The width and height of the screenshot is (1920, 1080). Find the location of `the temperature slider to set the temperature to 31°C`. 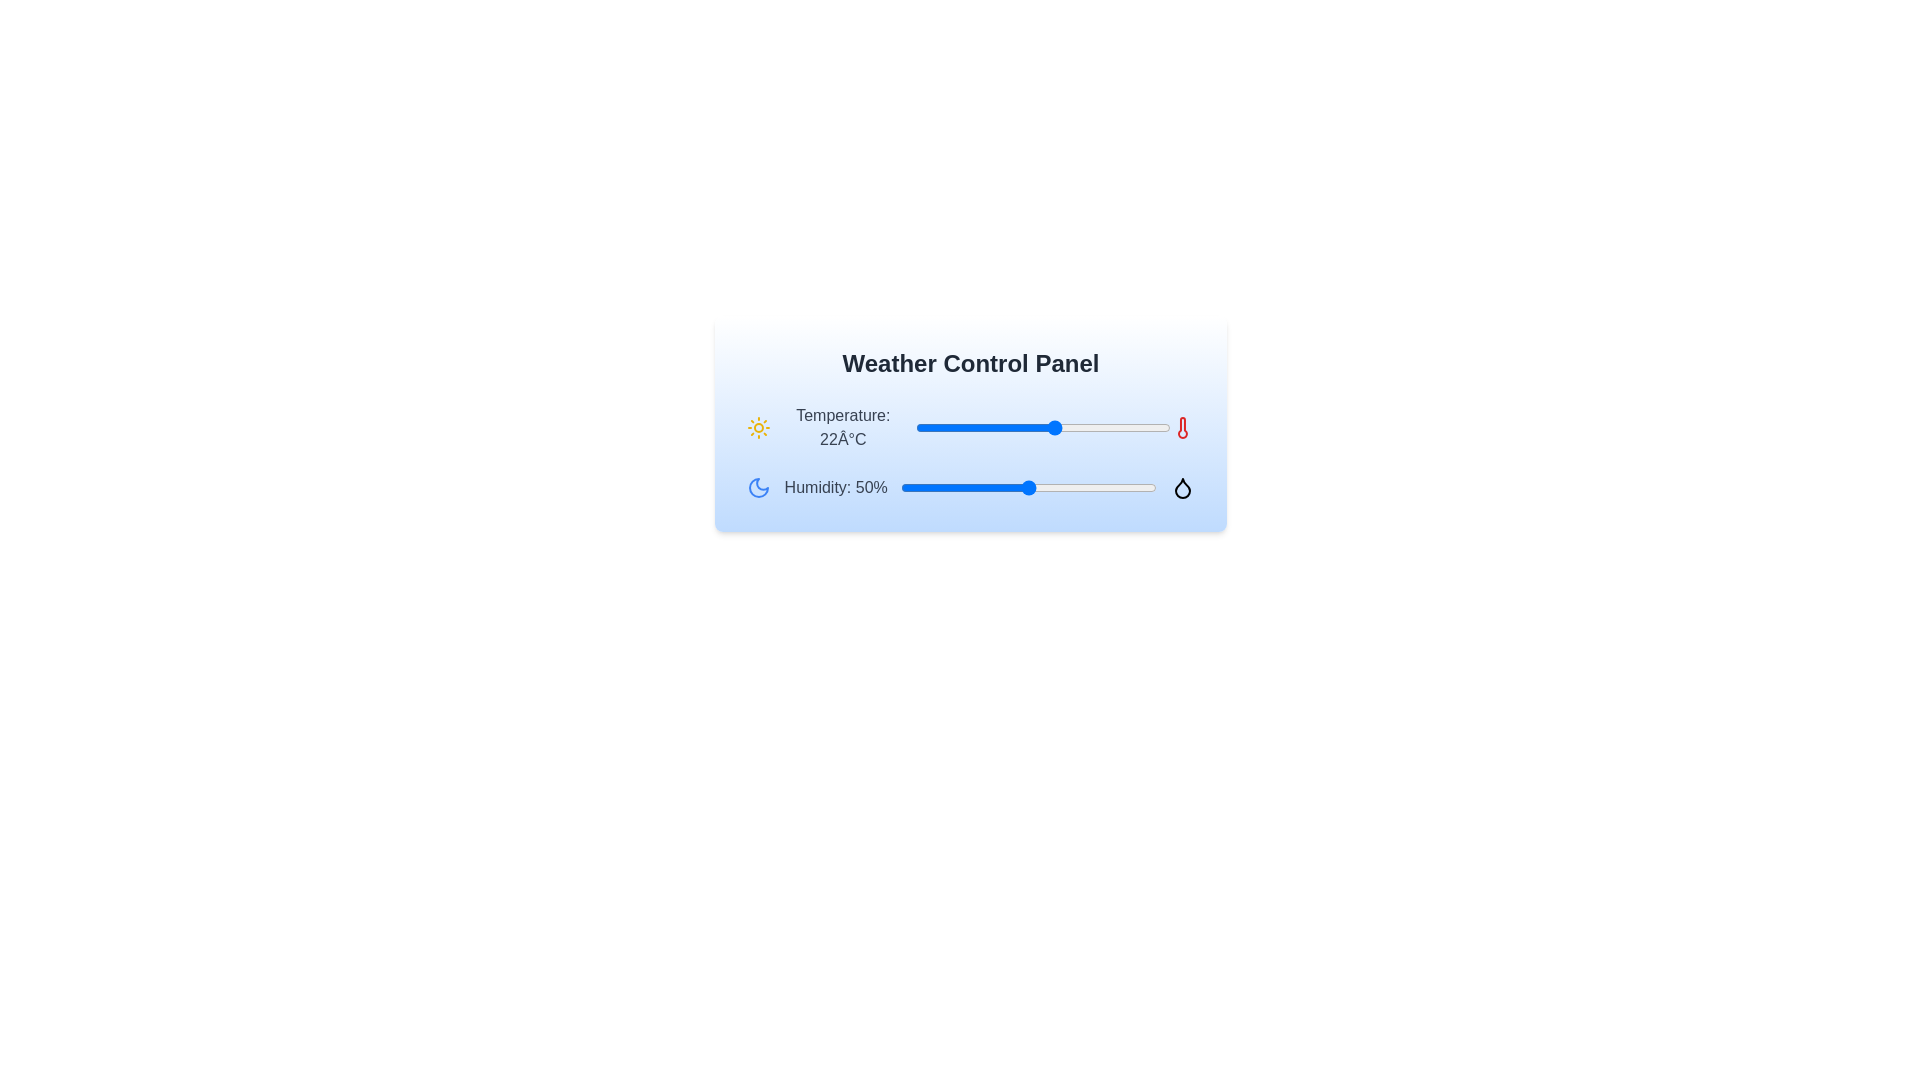

the temperature slider to set the temperature to 31°C is located at coordinates (1112, 427).